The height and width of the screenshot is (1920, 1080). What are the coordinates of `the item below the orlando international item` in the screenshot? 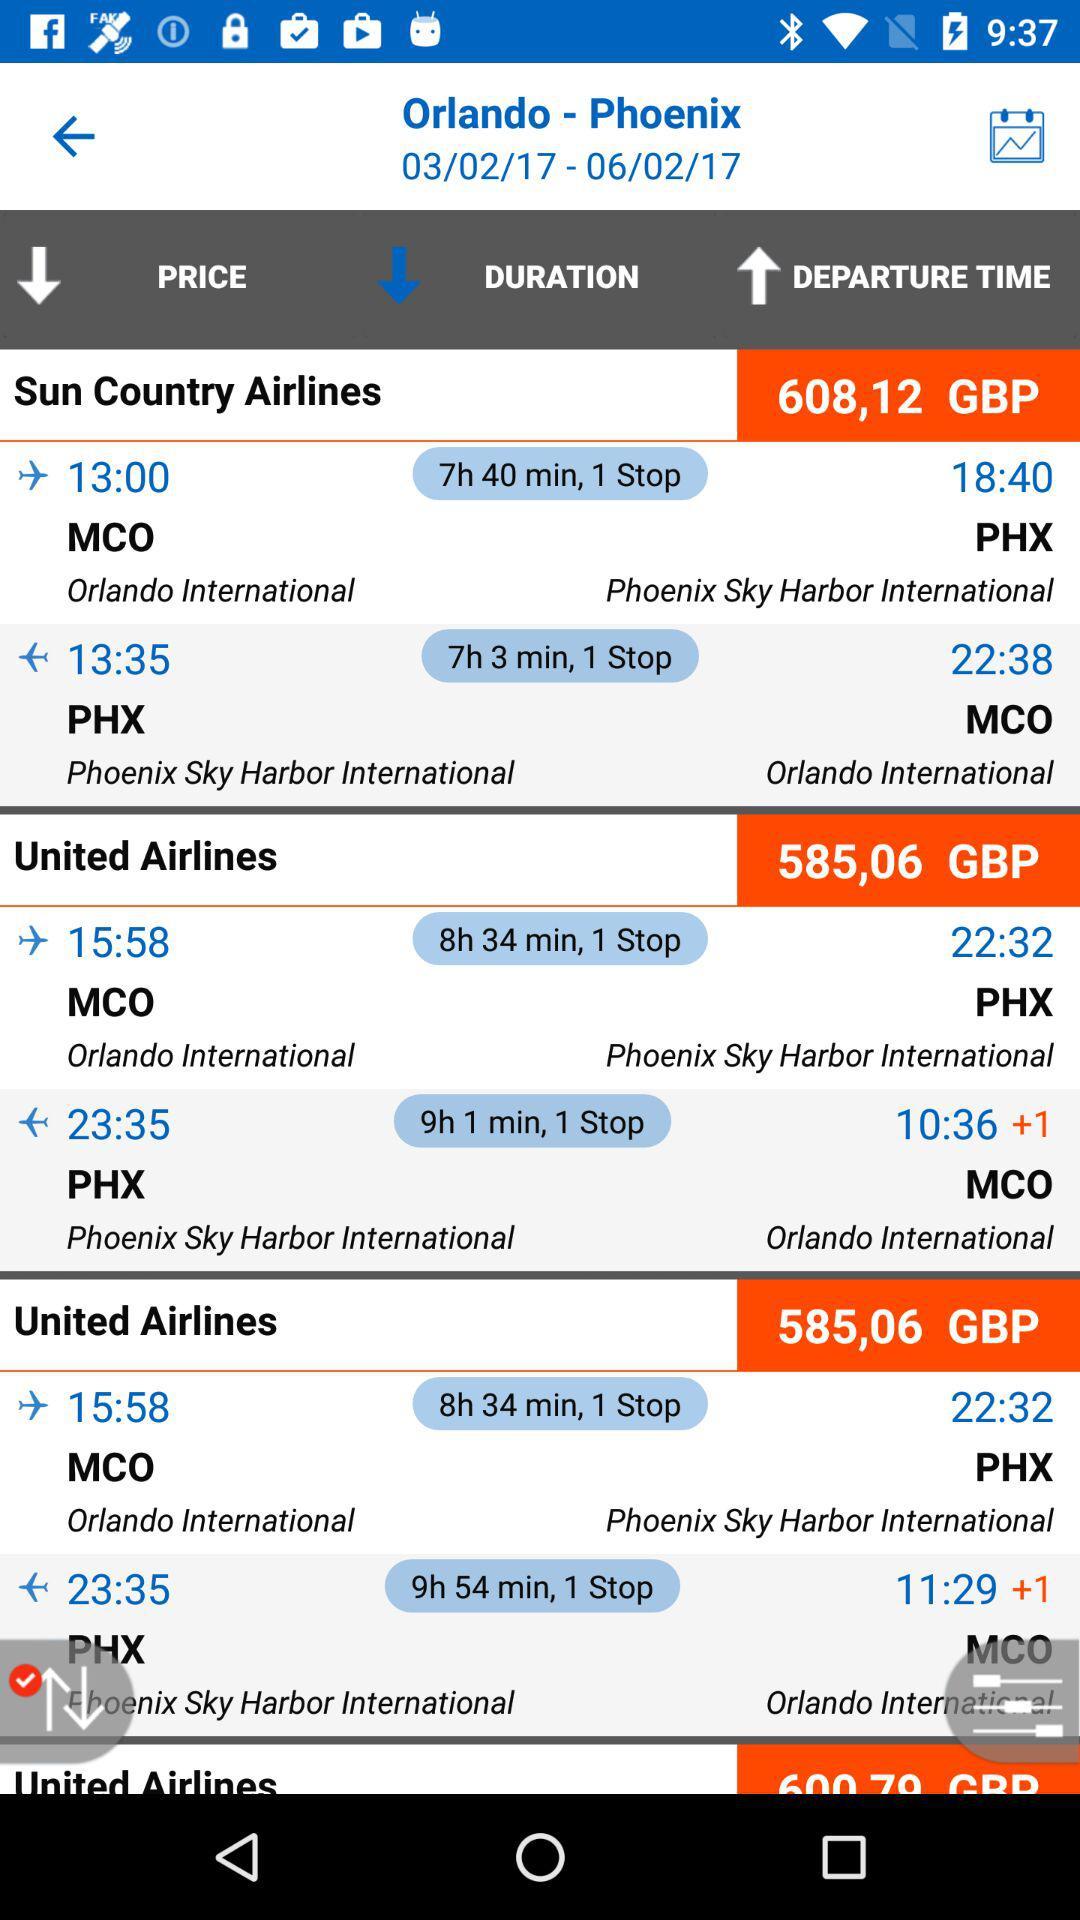 It's located at (908, 1769).